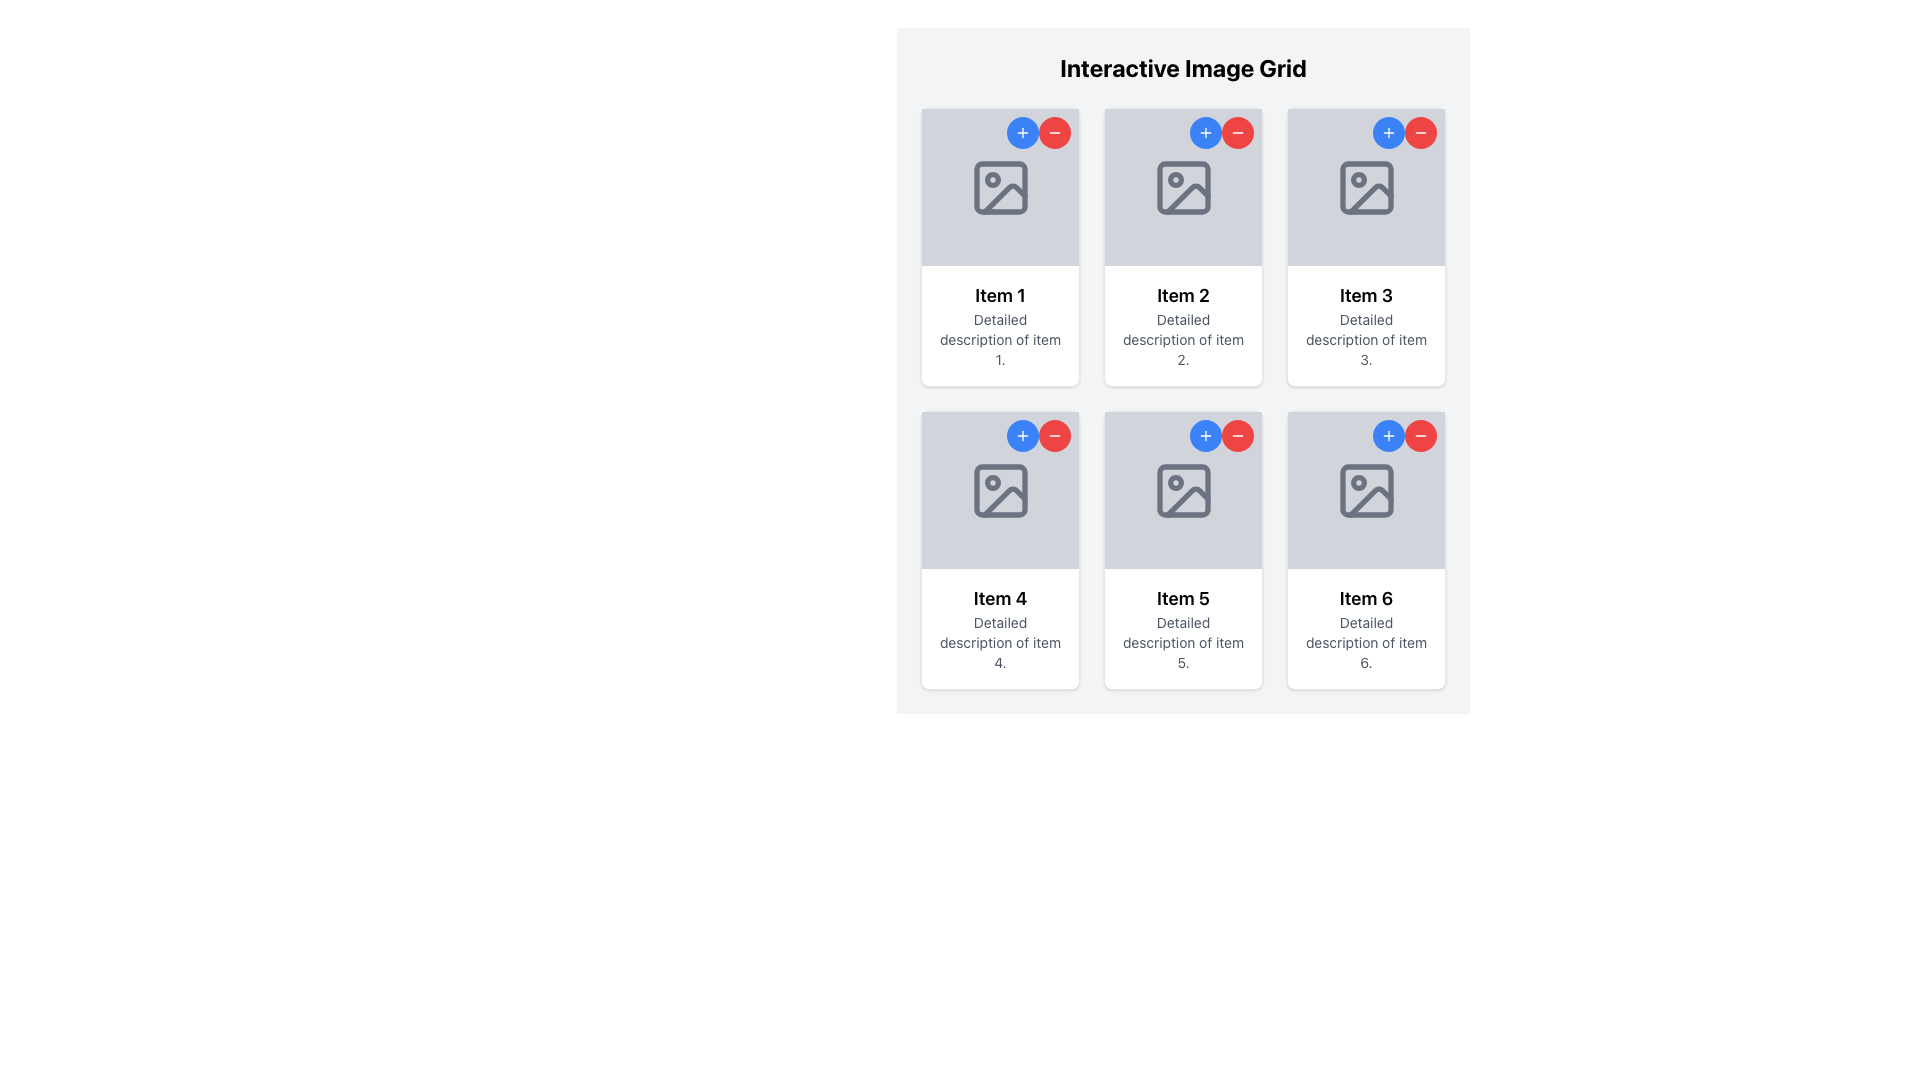  Describe the element at coordinates (1038, 434) in the screenshot. I see `the plus button of the composite component located in the top-right corner of the card labeled 'Item 4'` at that location.